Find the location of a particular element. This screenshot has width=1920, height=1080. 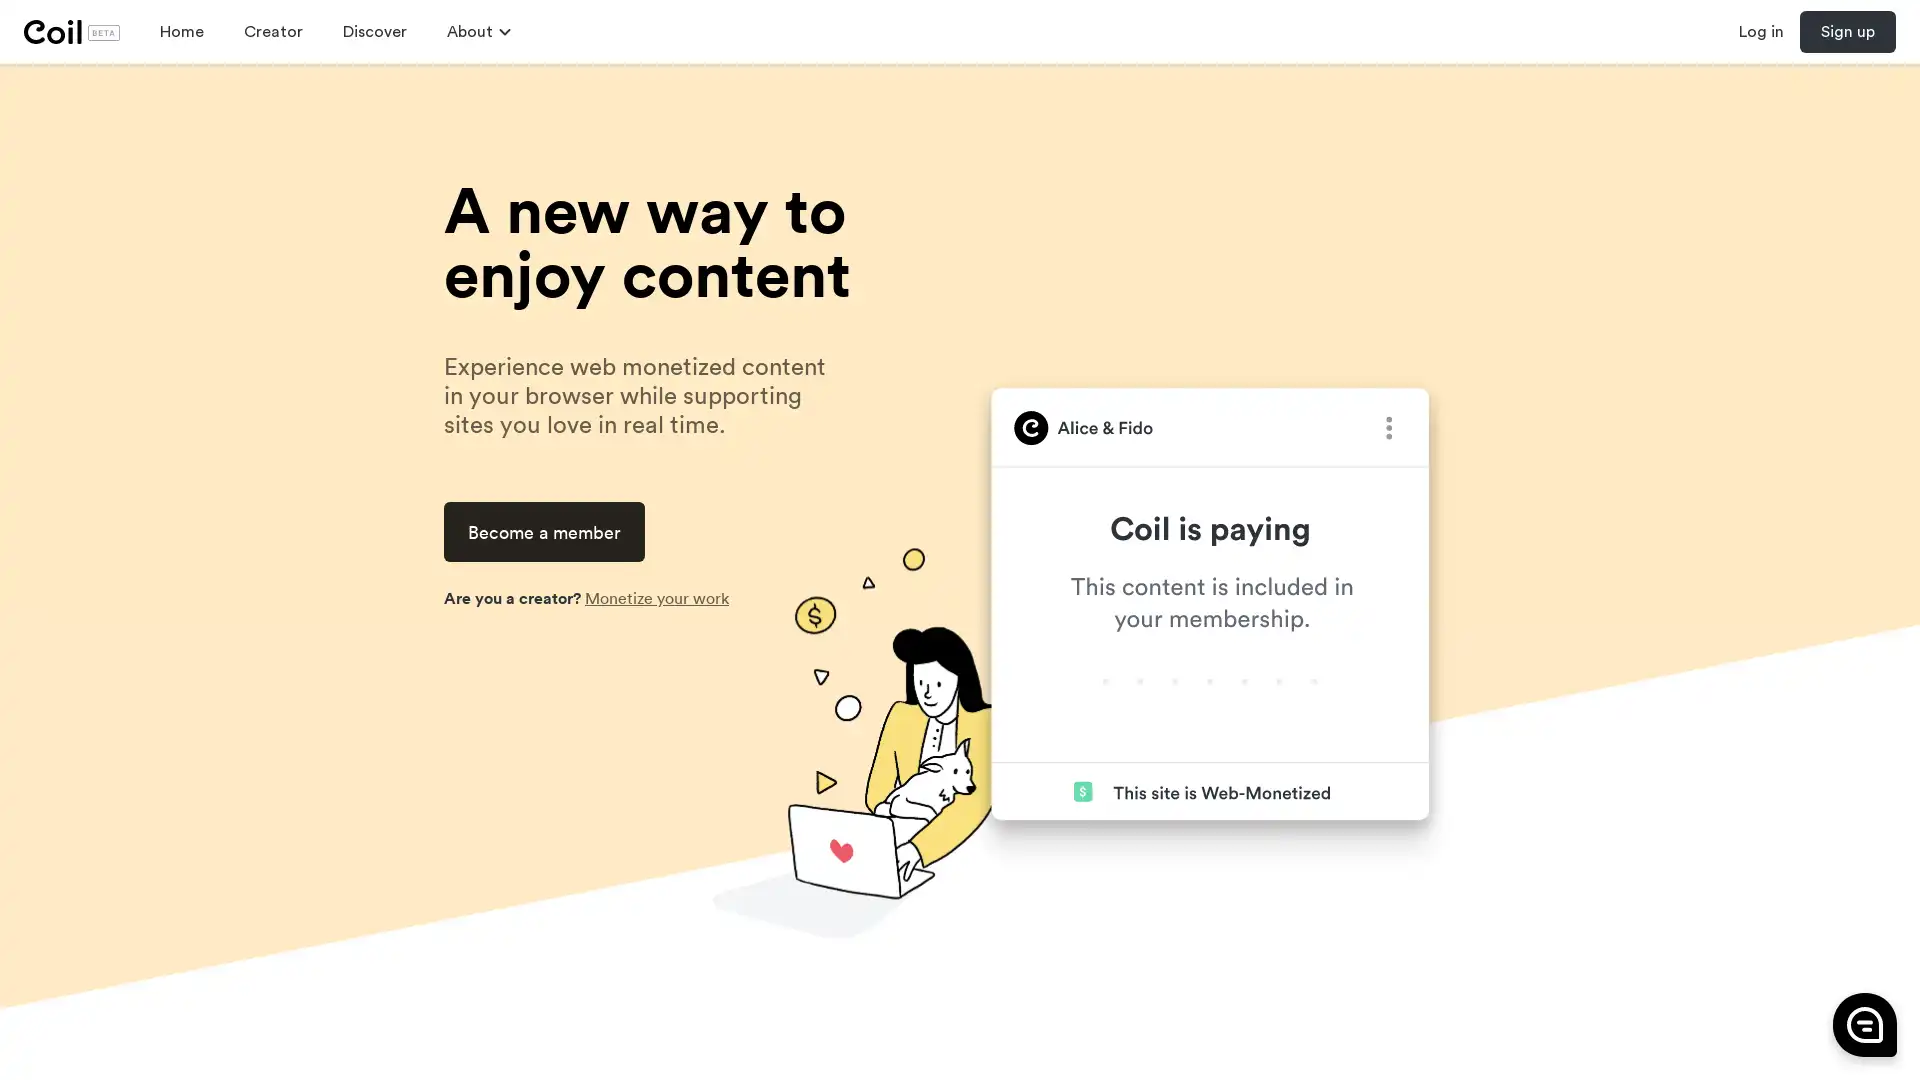

Discover is located at coordinates (374, 31).